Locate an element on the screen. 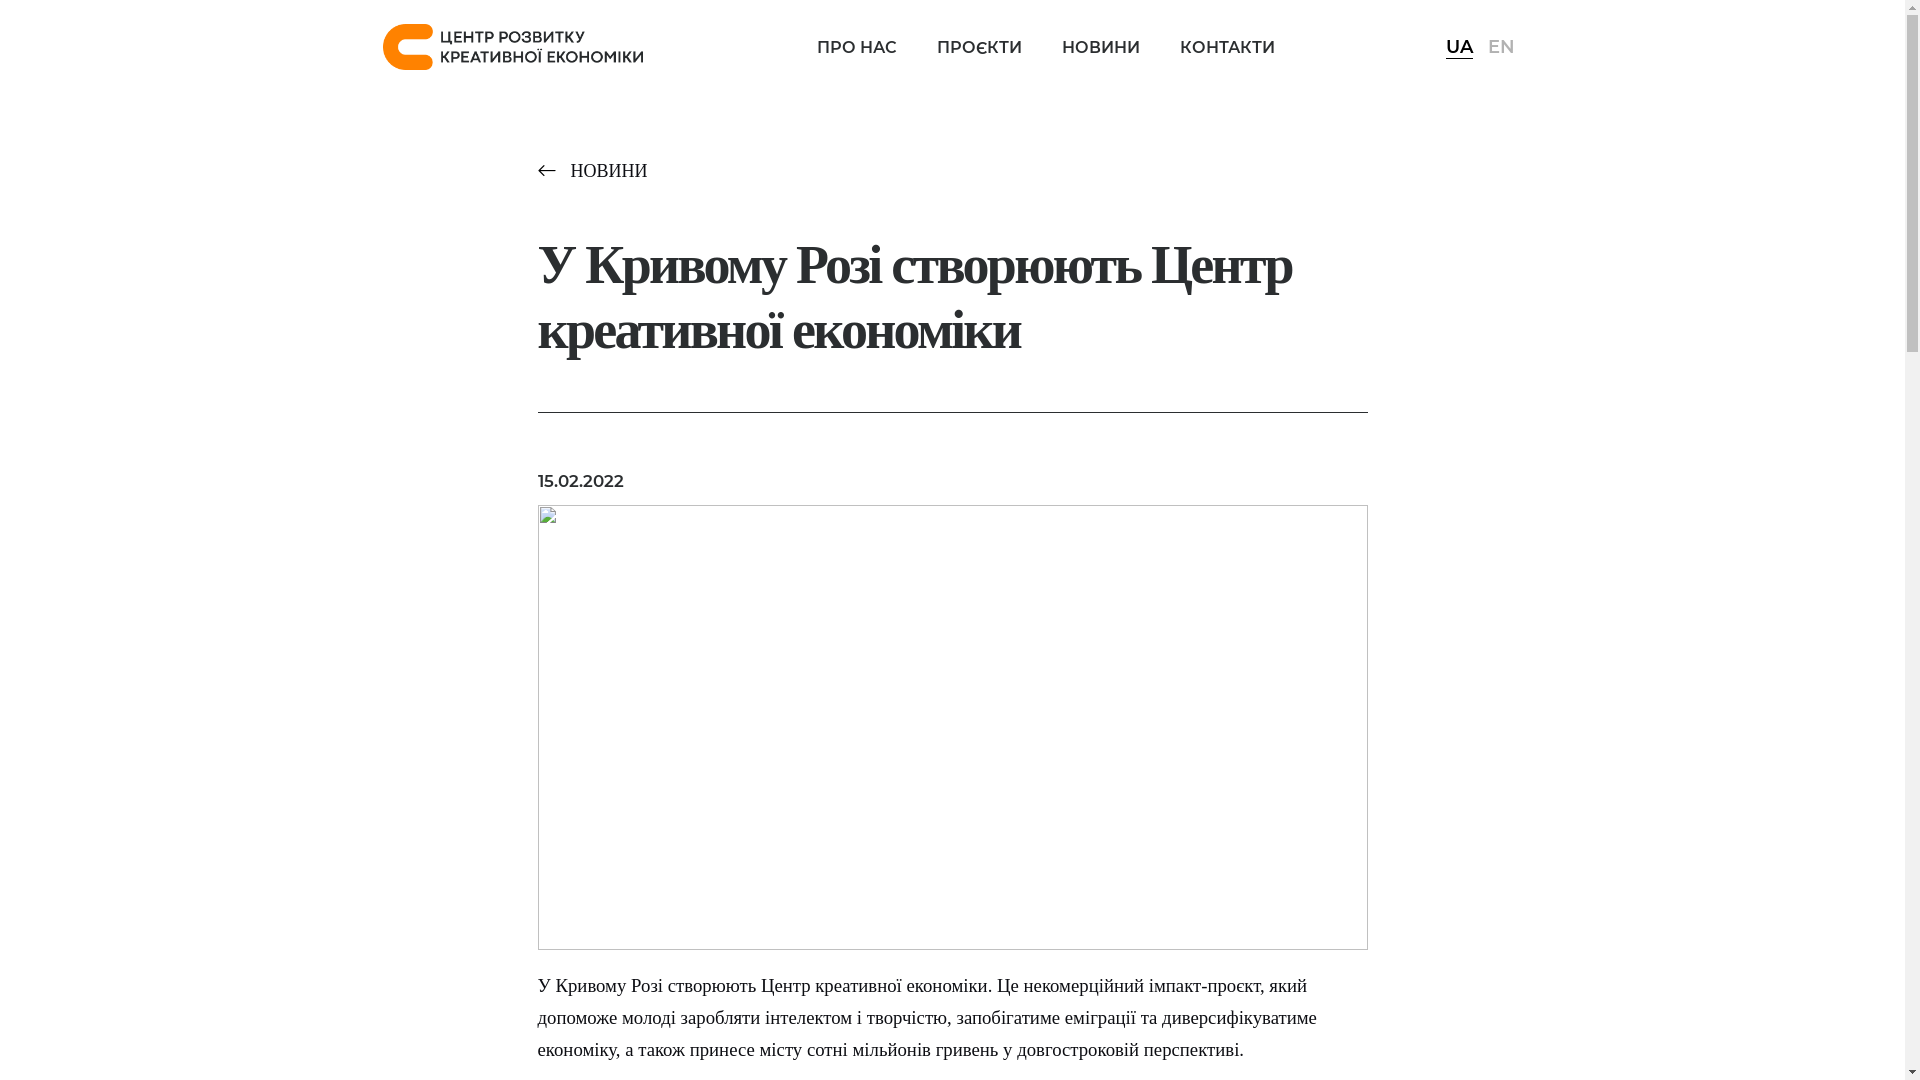 The width and height of the screenshot is (1920, 1080). 'EN' is located at coordinates (1488, 45).